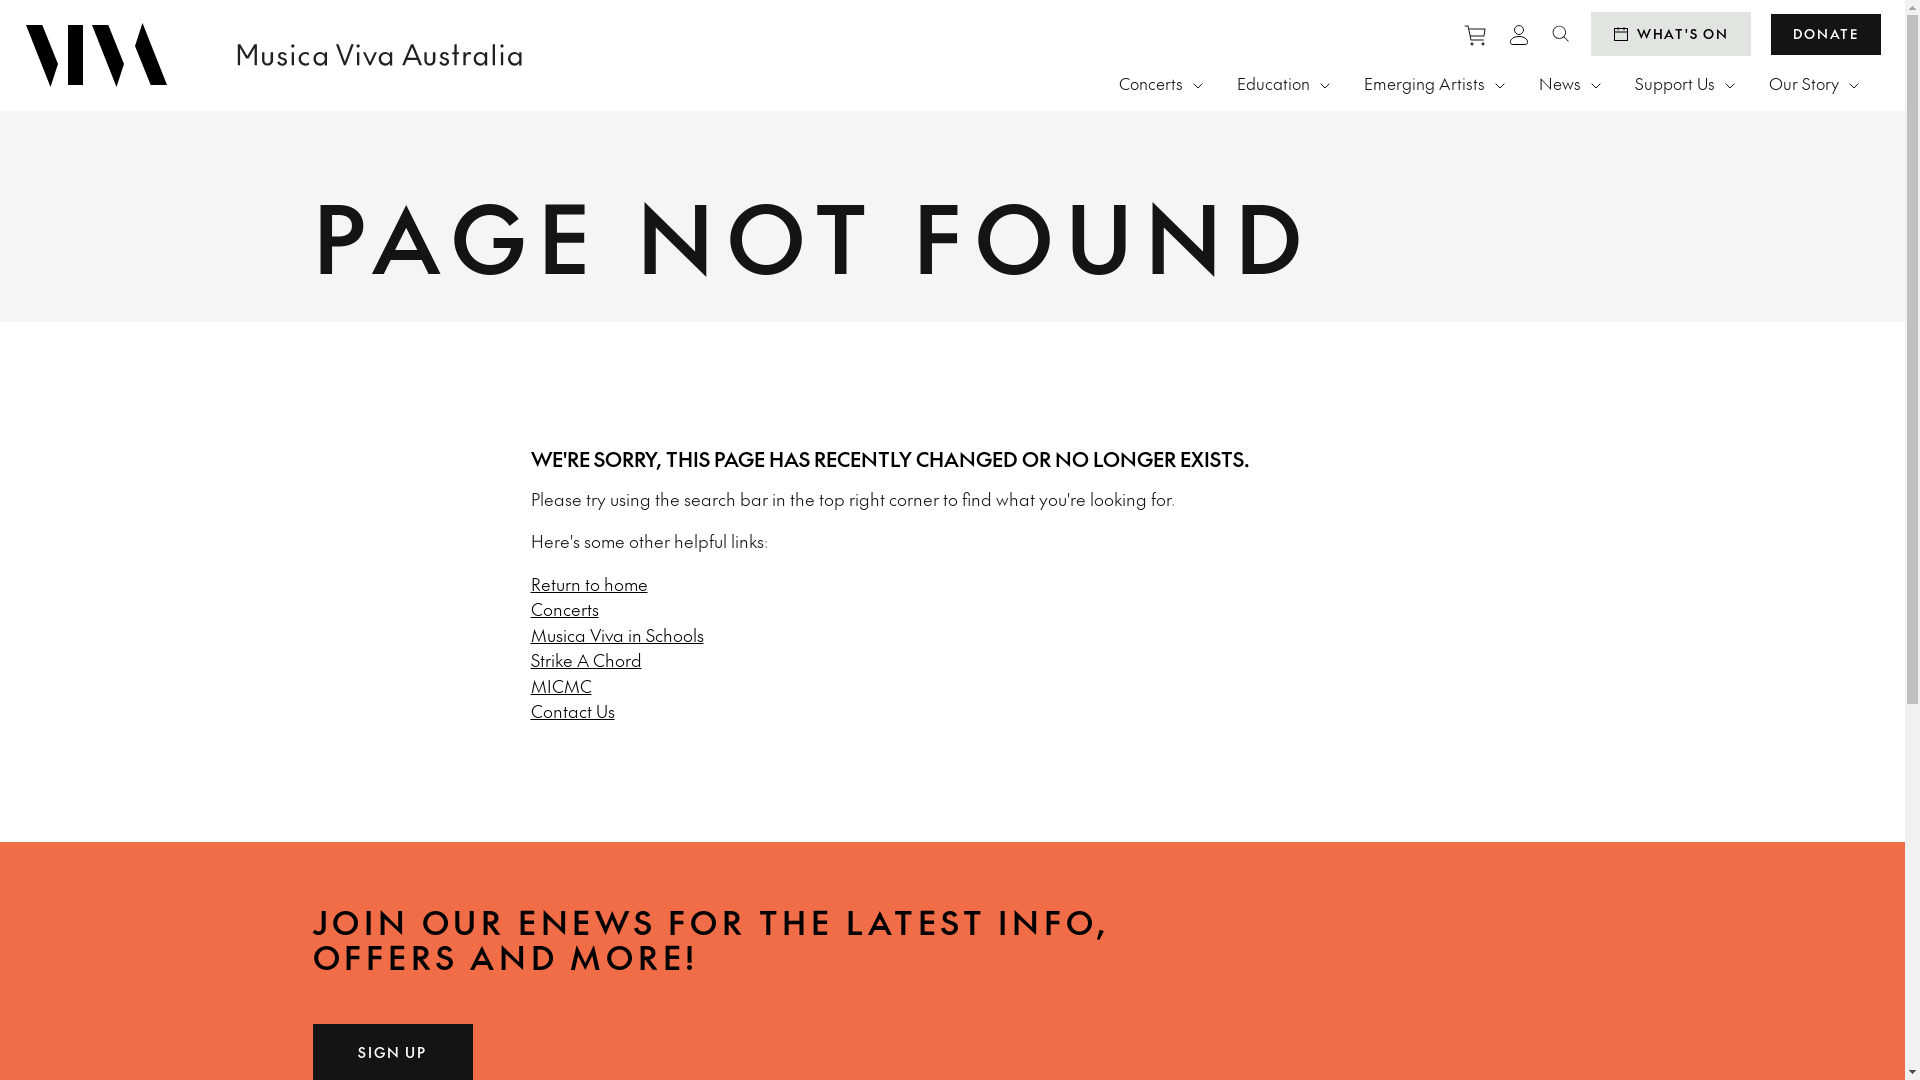 This screenshot has height=1080, width=1920. I want to click on 'View personal profile', so click(1507, 34).